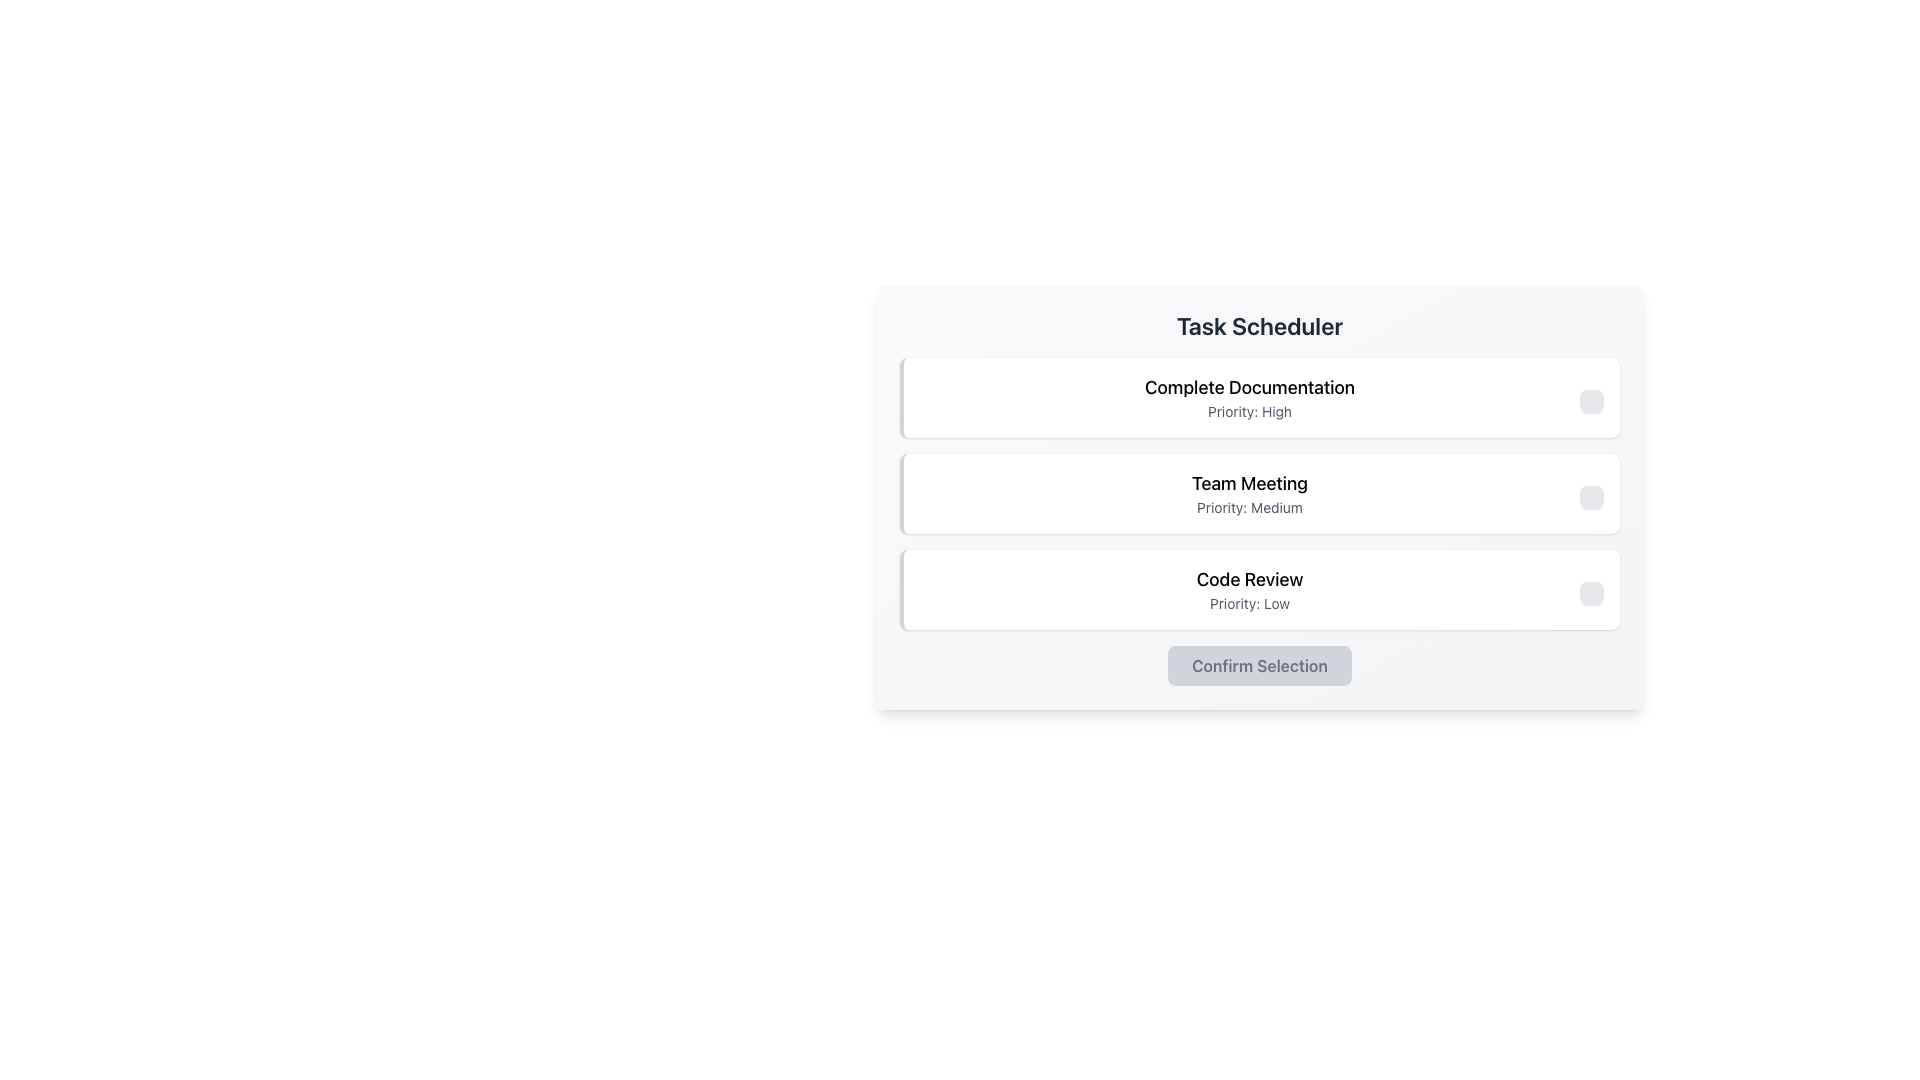  Describe the element at coordinates (1258, 493) in the screenshot. I see `the middle task item labeled 'Team Meeting' within the vertically arranged grid of tasks for additional information` at that location.